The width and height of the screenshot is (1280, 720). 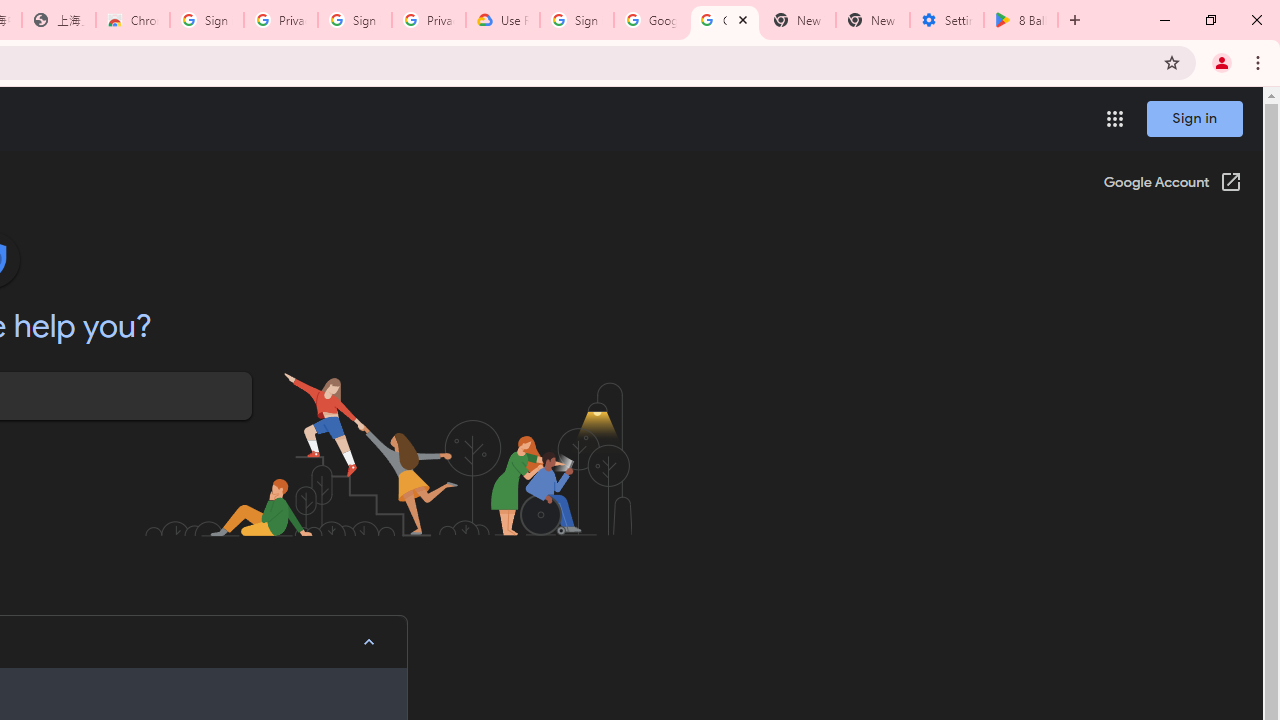 I want to click on 'Chrome Web Store - Color themes by Chrome', so click(x=132, y=20).